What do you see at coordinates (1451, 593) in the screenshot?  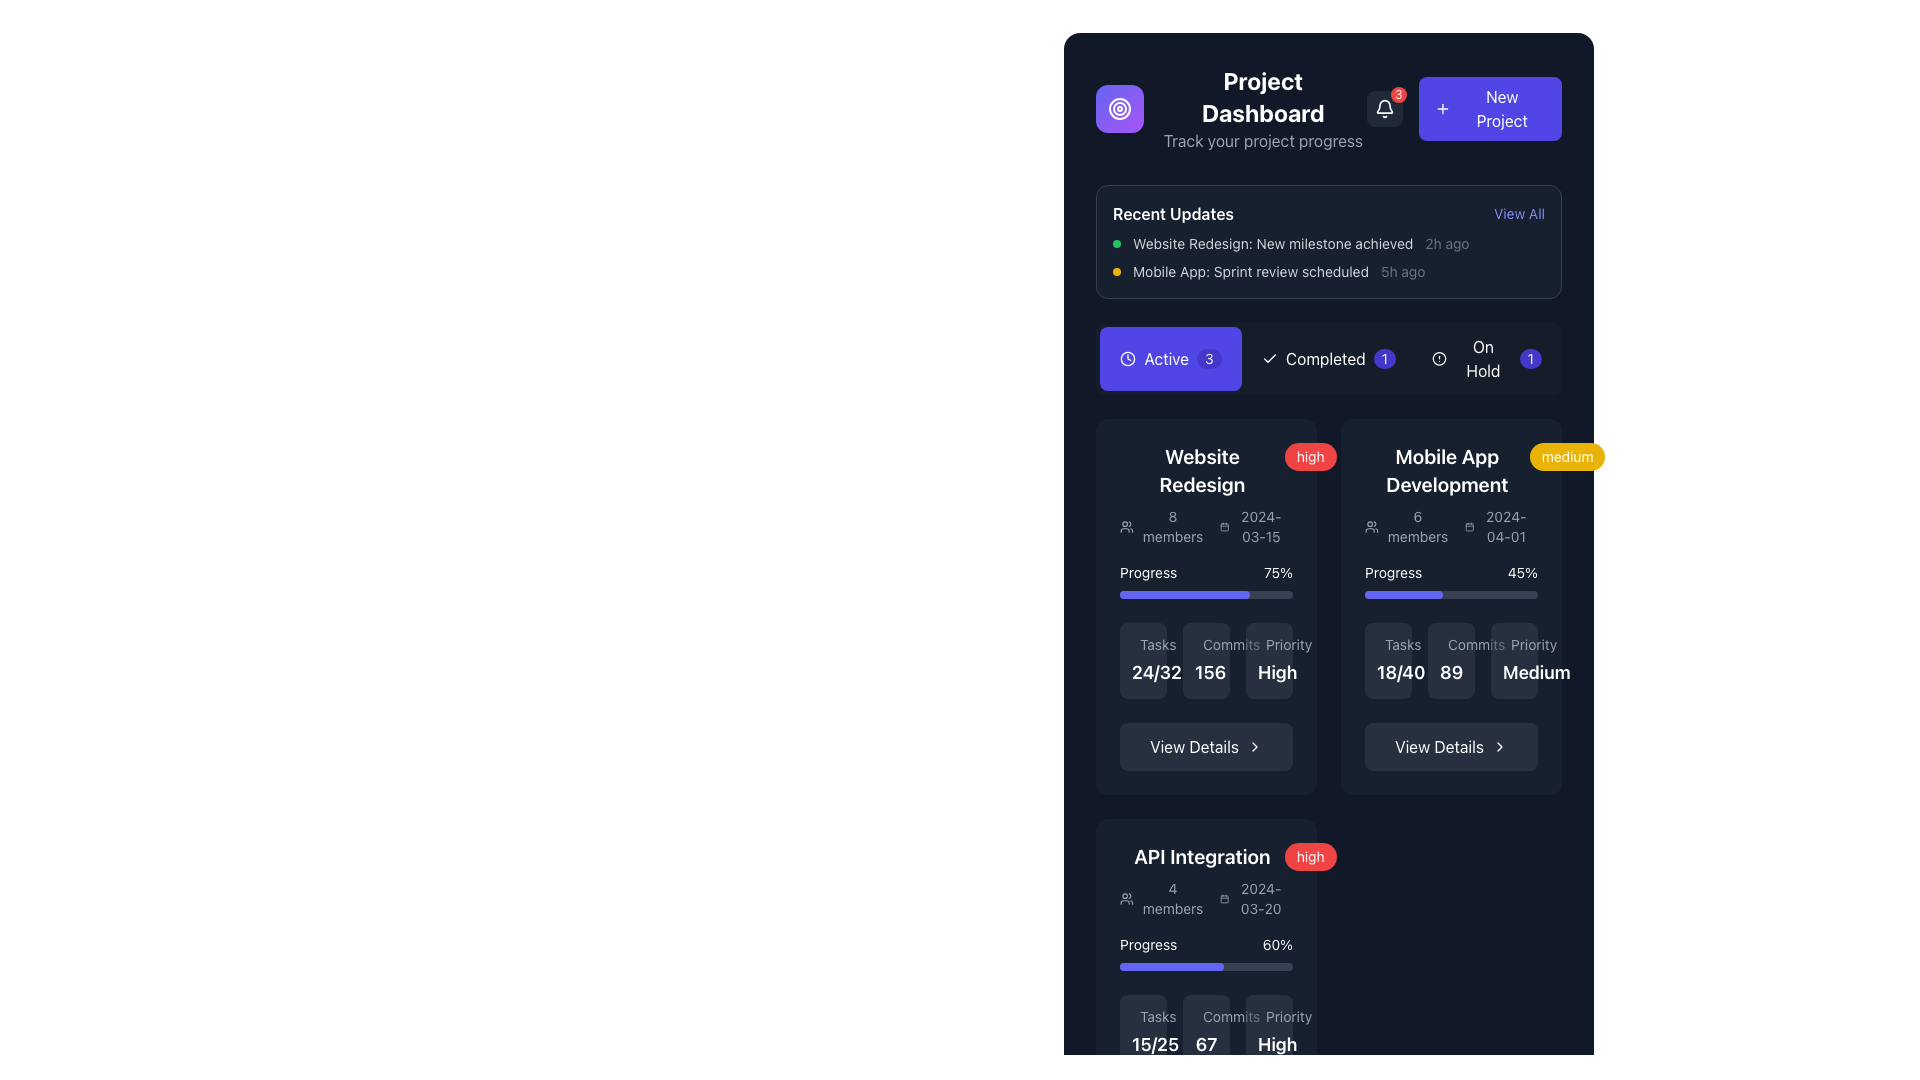 I see `the completion status of the progress bar located beneath the 'Progress 45%' text in the 'Mobile App Development' section` at bounding box center [1451, 593].